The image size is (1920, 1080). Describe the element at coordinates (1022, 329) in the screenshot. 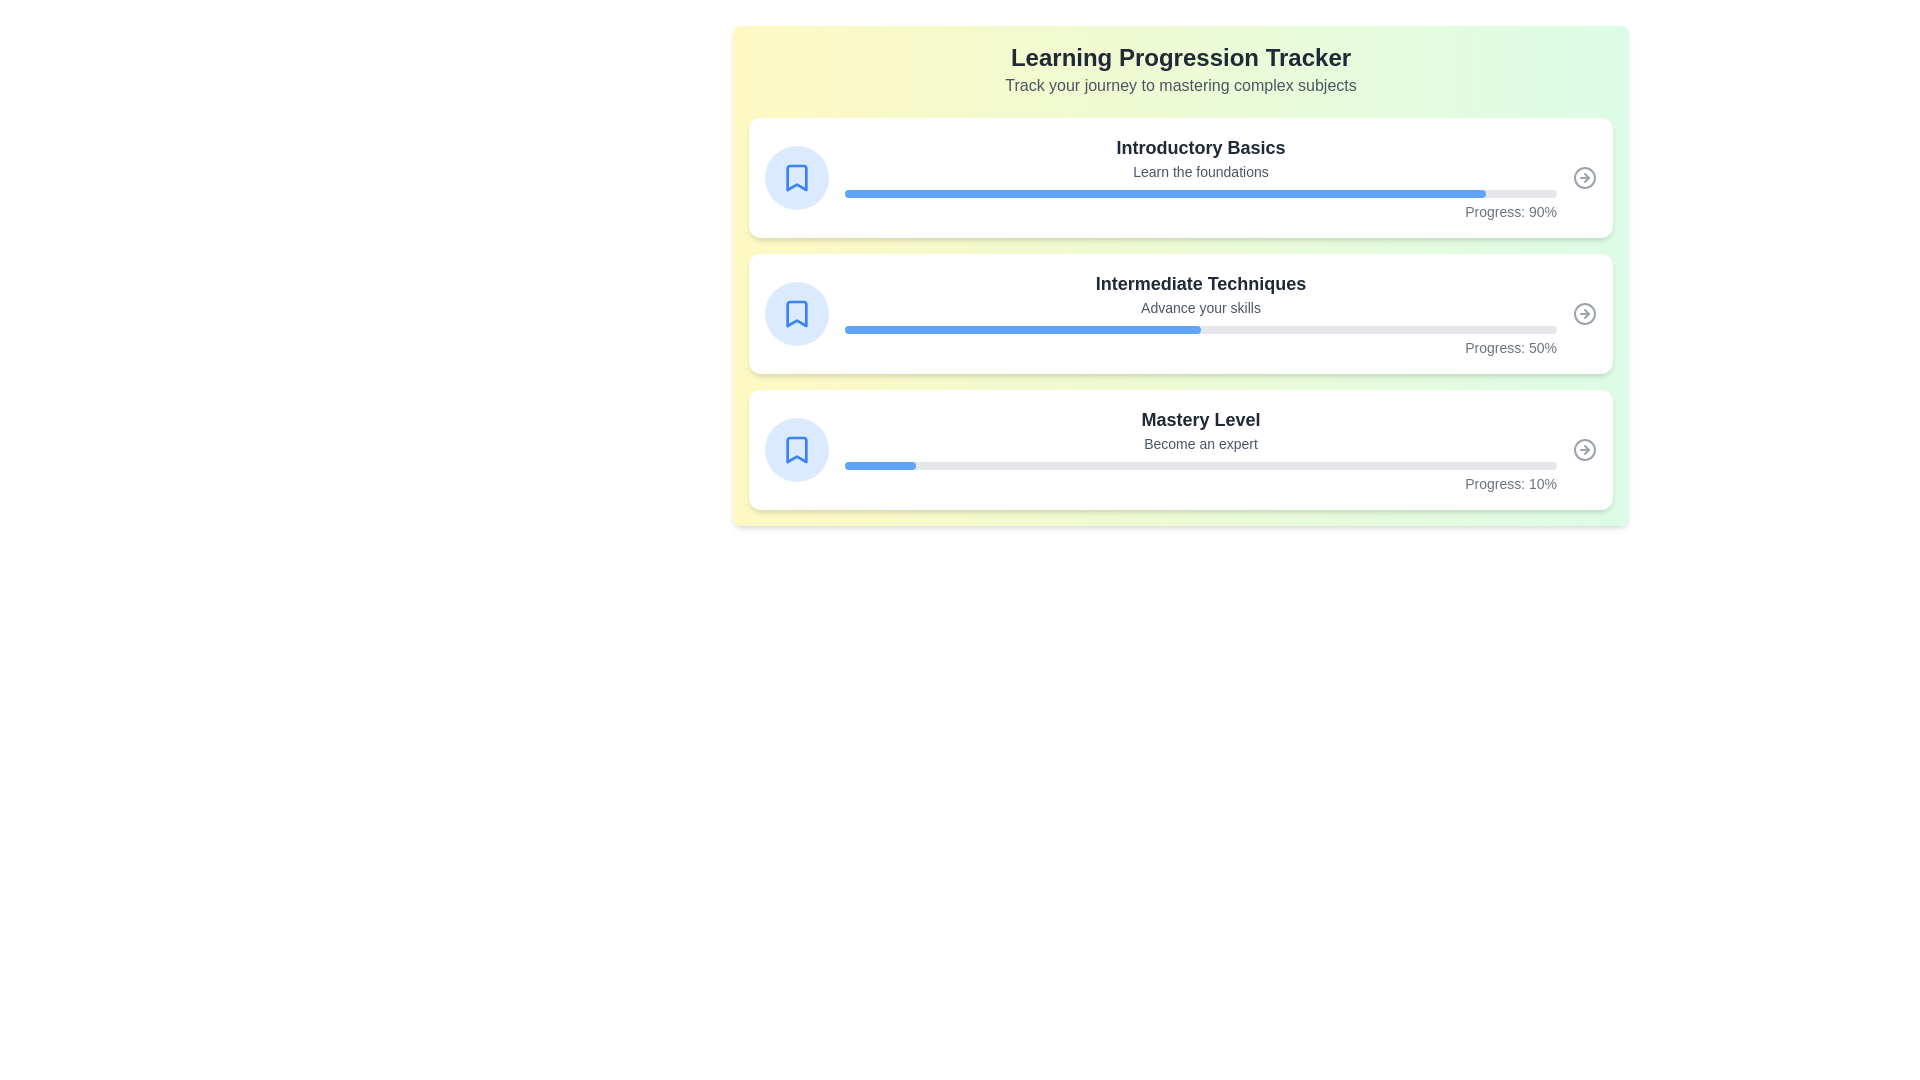

I see `the blue progress bar indicating 50% completion for the 'Intermediate Techniques' section` at that location.